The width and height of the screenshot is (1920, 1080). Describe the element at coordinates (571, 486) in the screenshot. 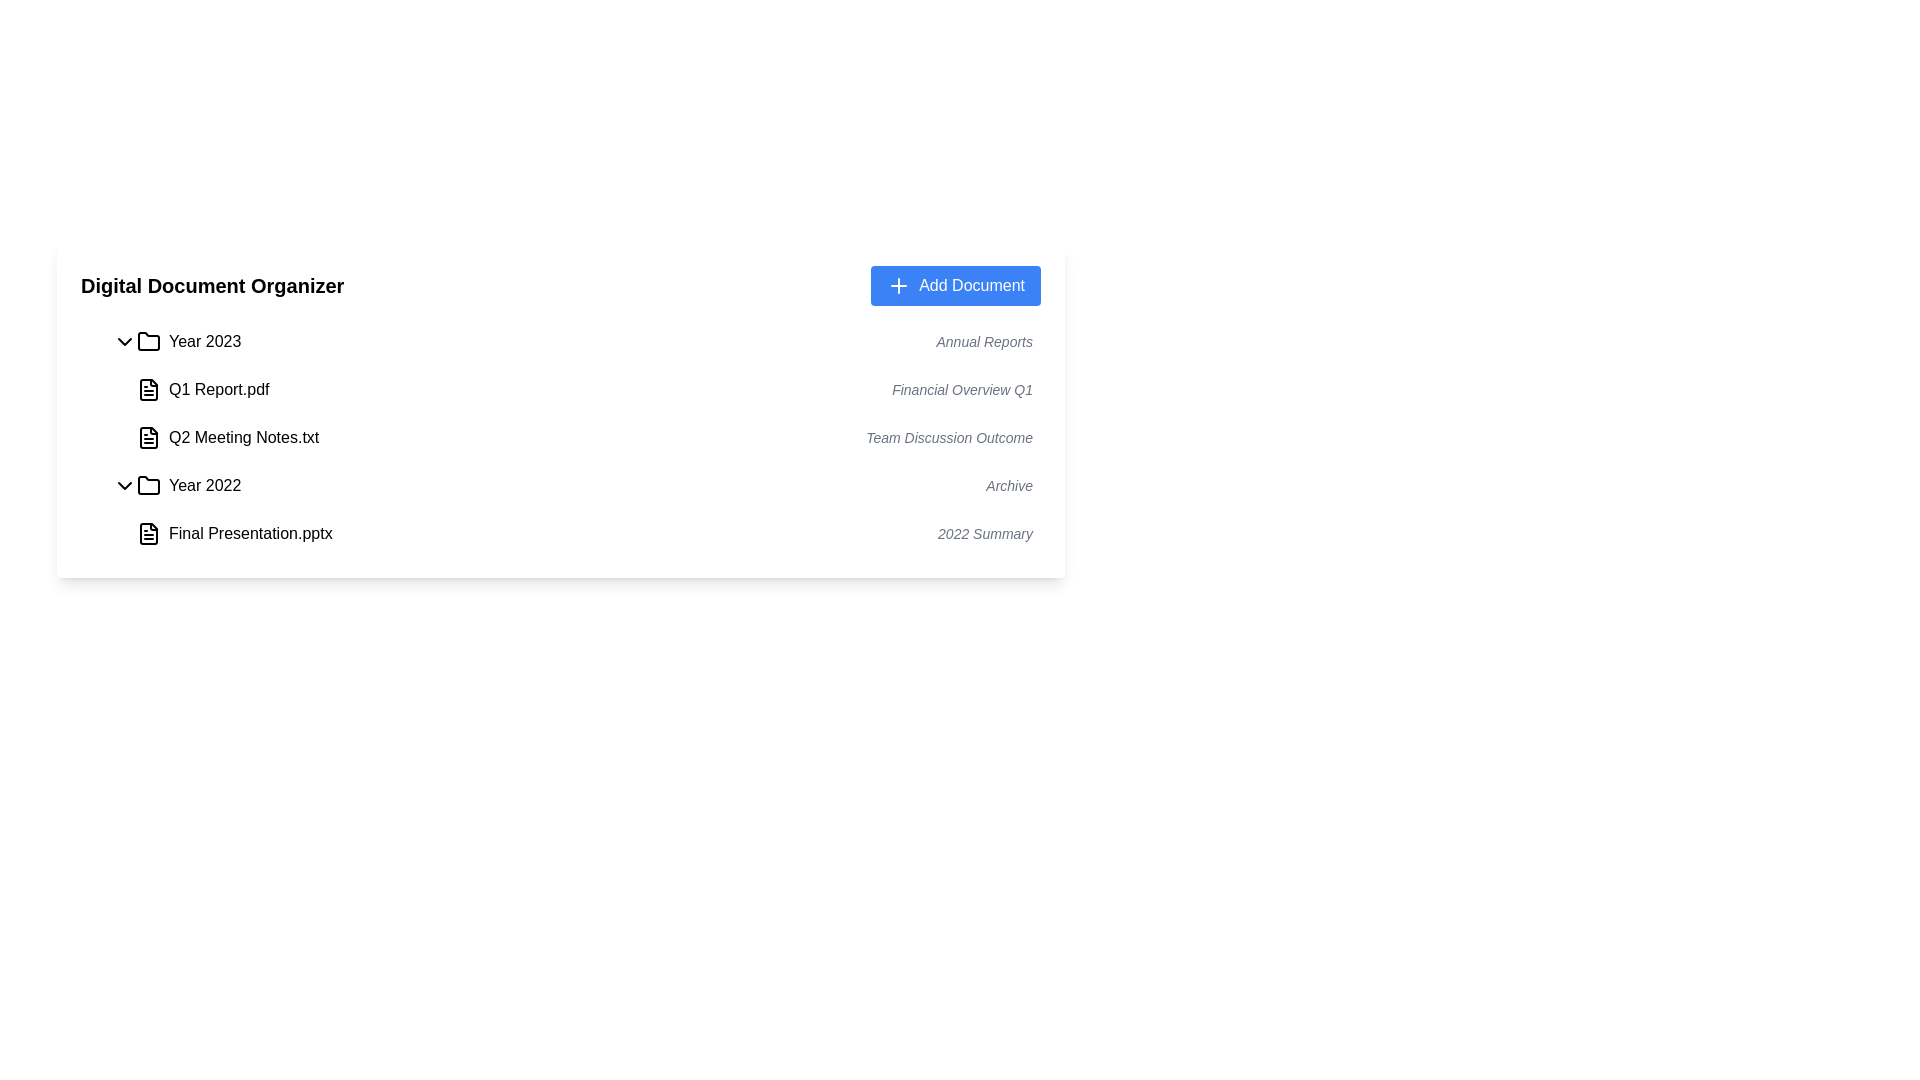

I see `the Toggleable category row for 'Year 2022'` at that location.